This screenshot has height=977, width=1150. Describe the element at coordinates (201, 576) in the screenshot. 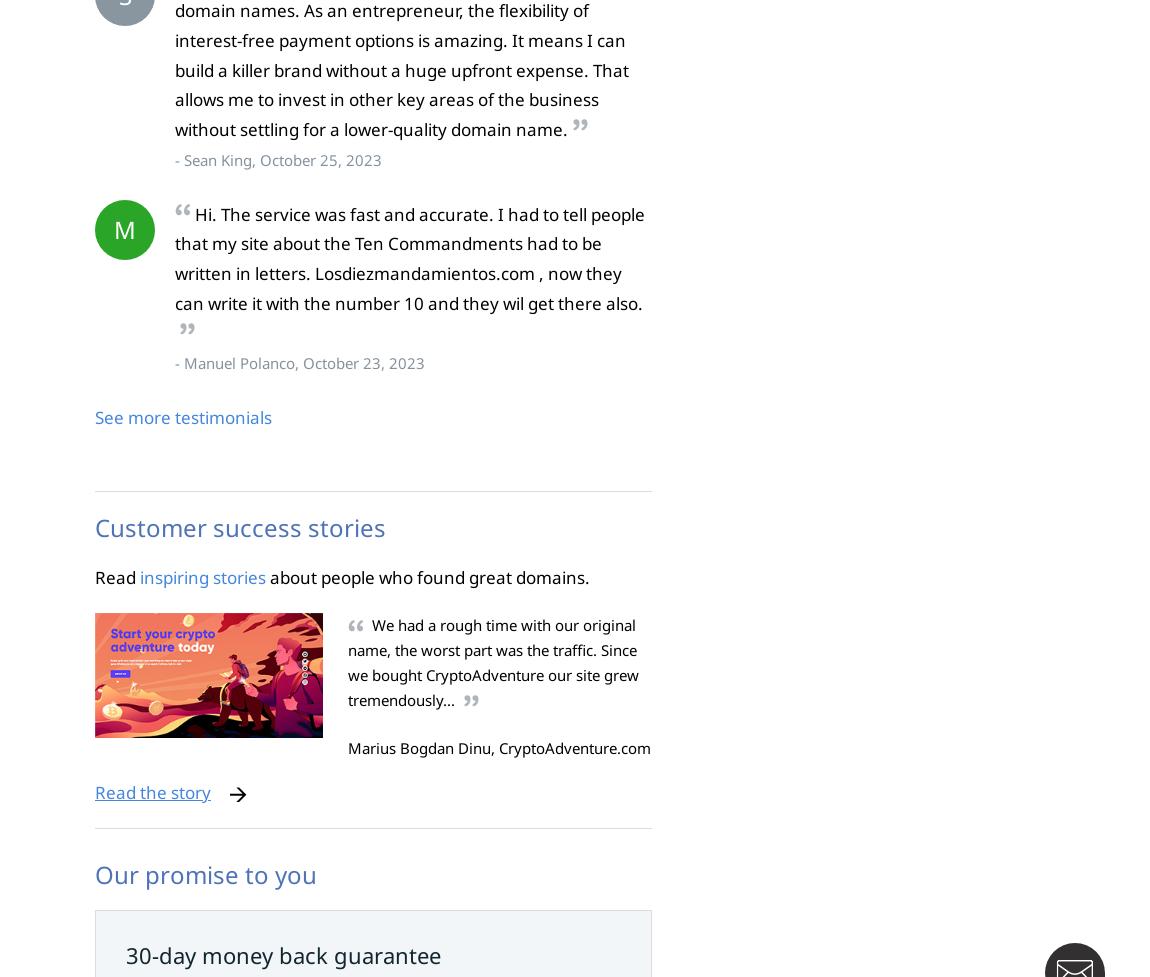

I see `'inspiring stories'` at that location.